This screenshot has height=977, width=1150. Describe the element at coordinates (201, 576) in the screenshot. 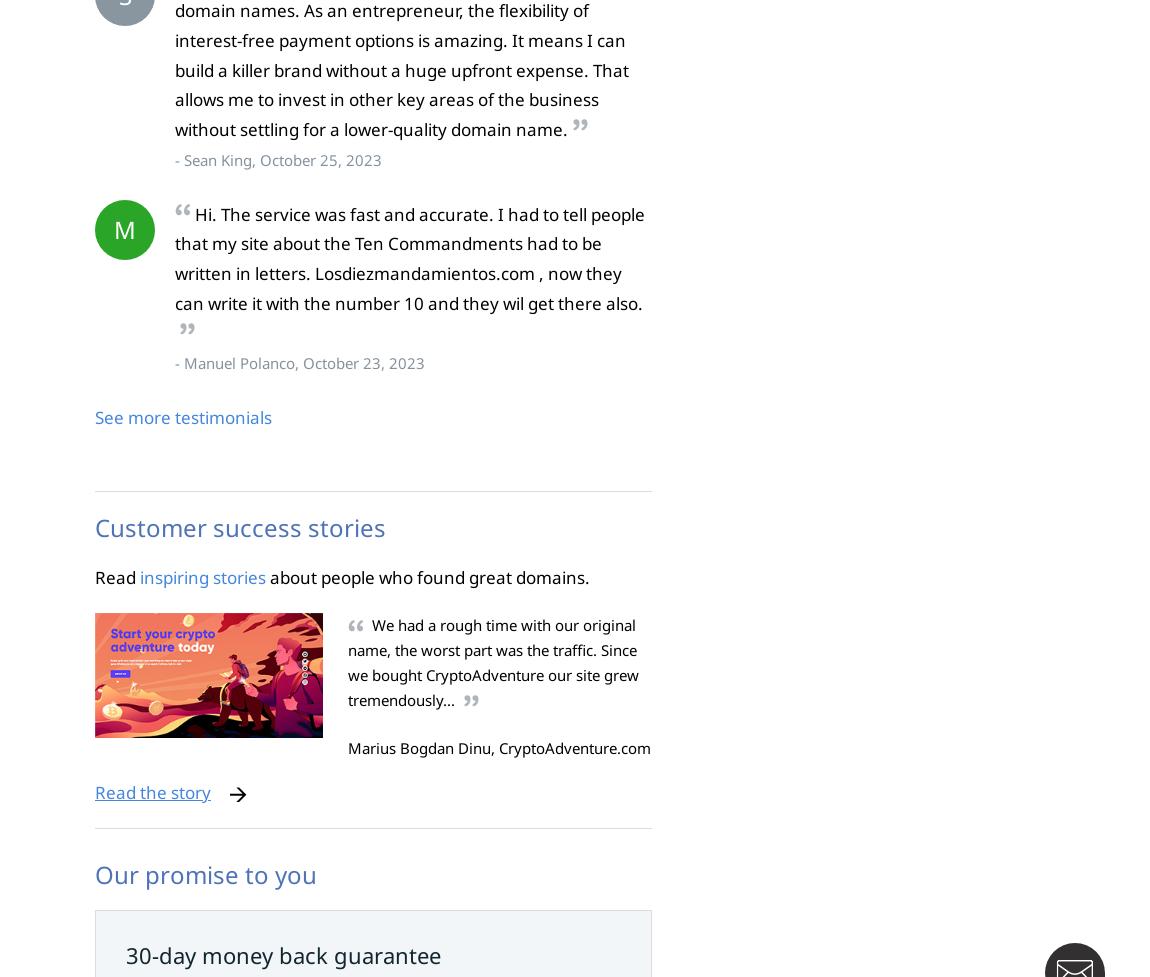

I see `'inspiring stories'` at that location.